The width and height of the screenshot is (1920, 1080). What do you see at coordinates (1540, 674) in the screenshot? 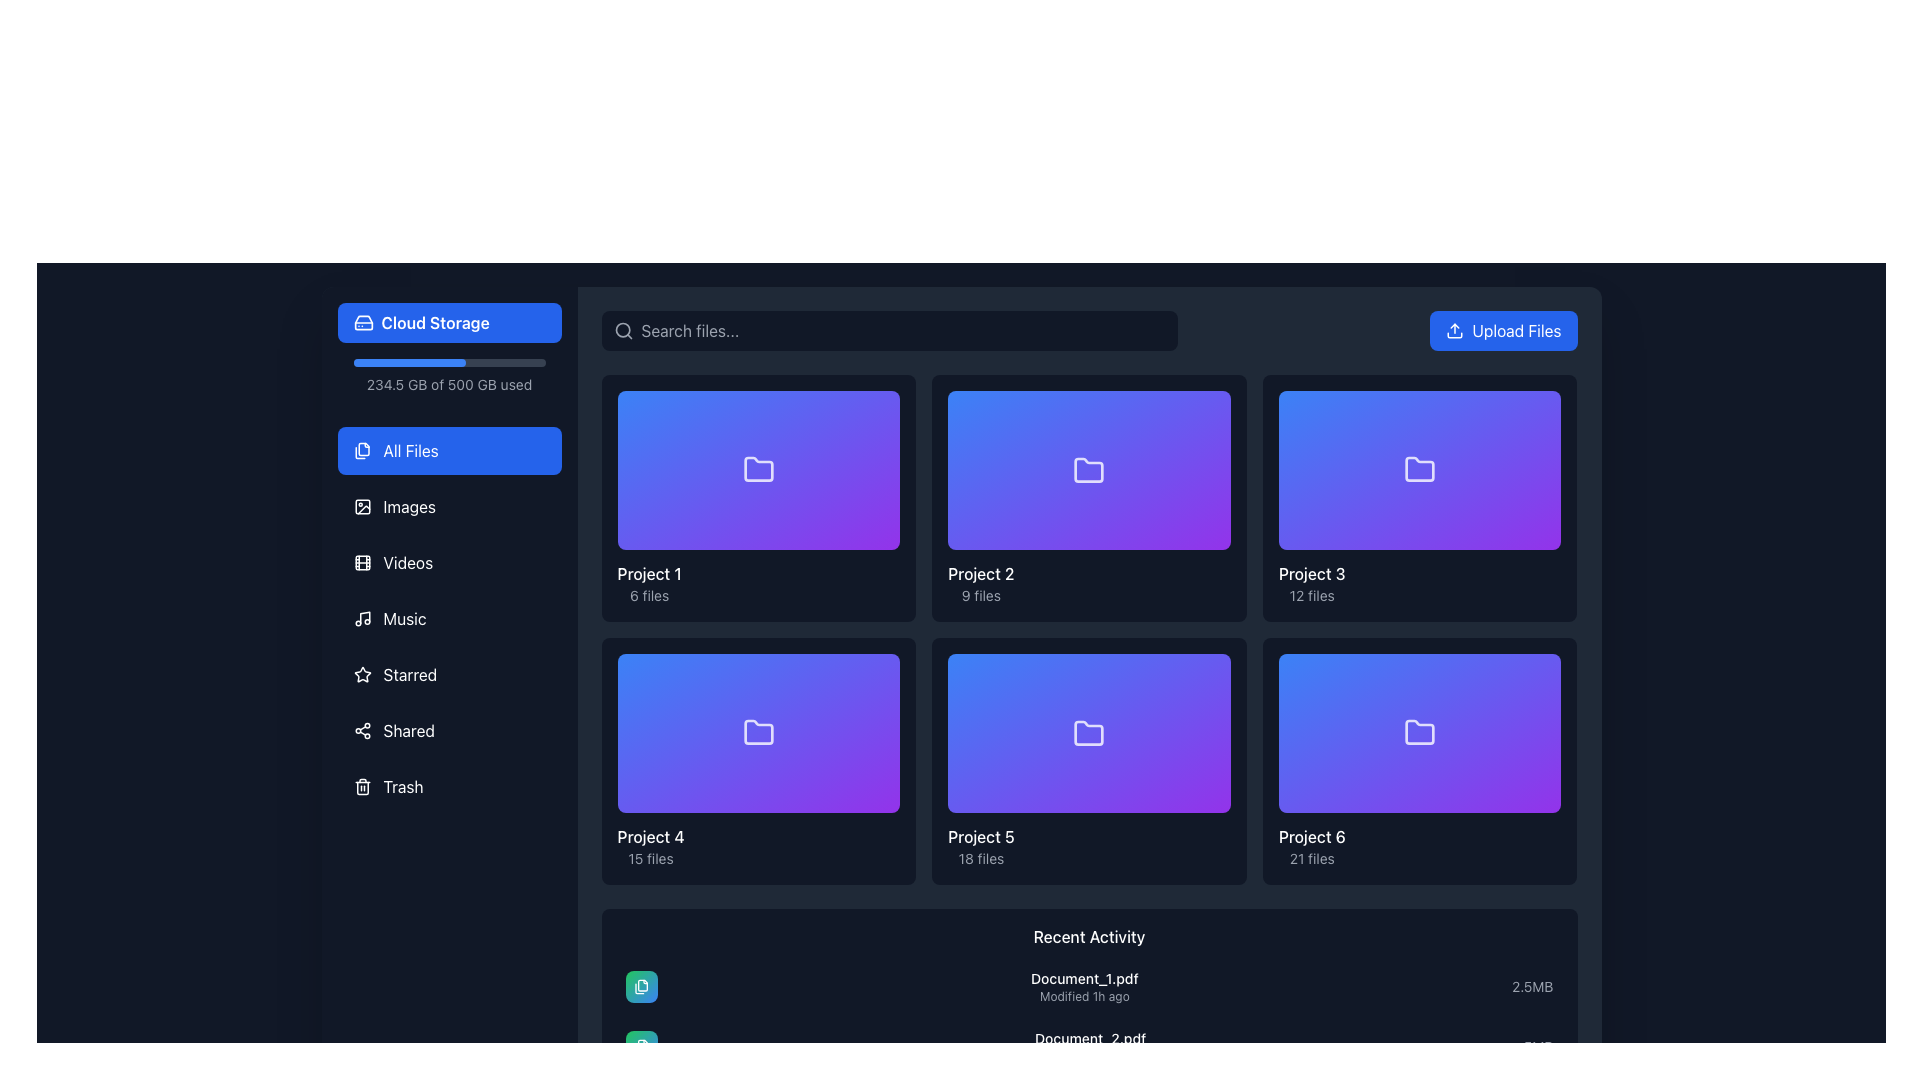
I see `the button located at the upper-right corner of the sixth card in the grid layout to change its opacity` at bounding box center [1540, 674].